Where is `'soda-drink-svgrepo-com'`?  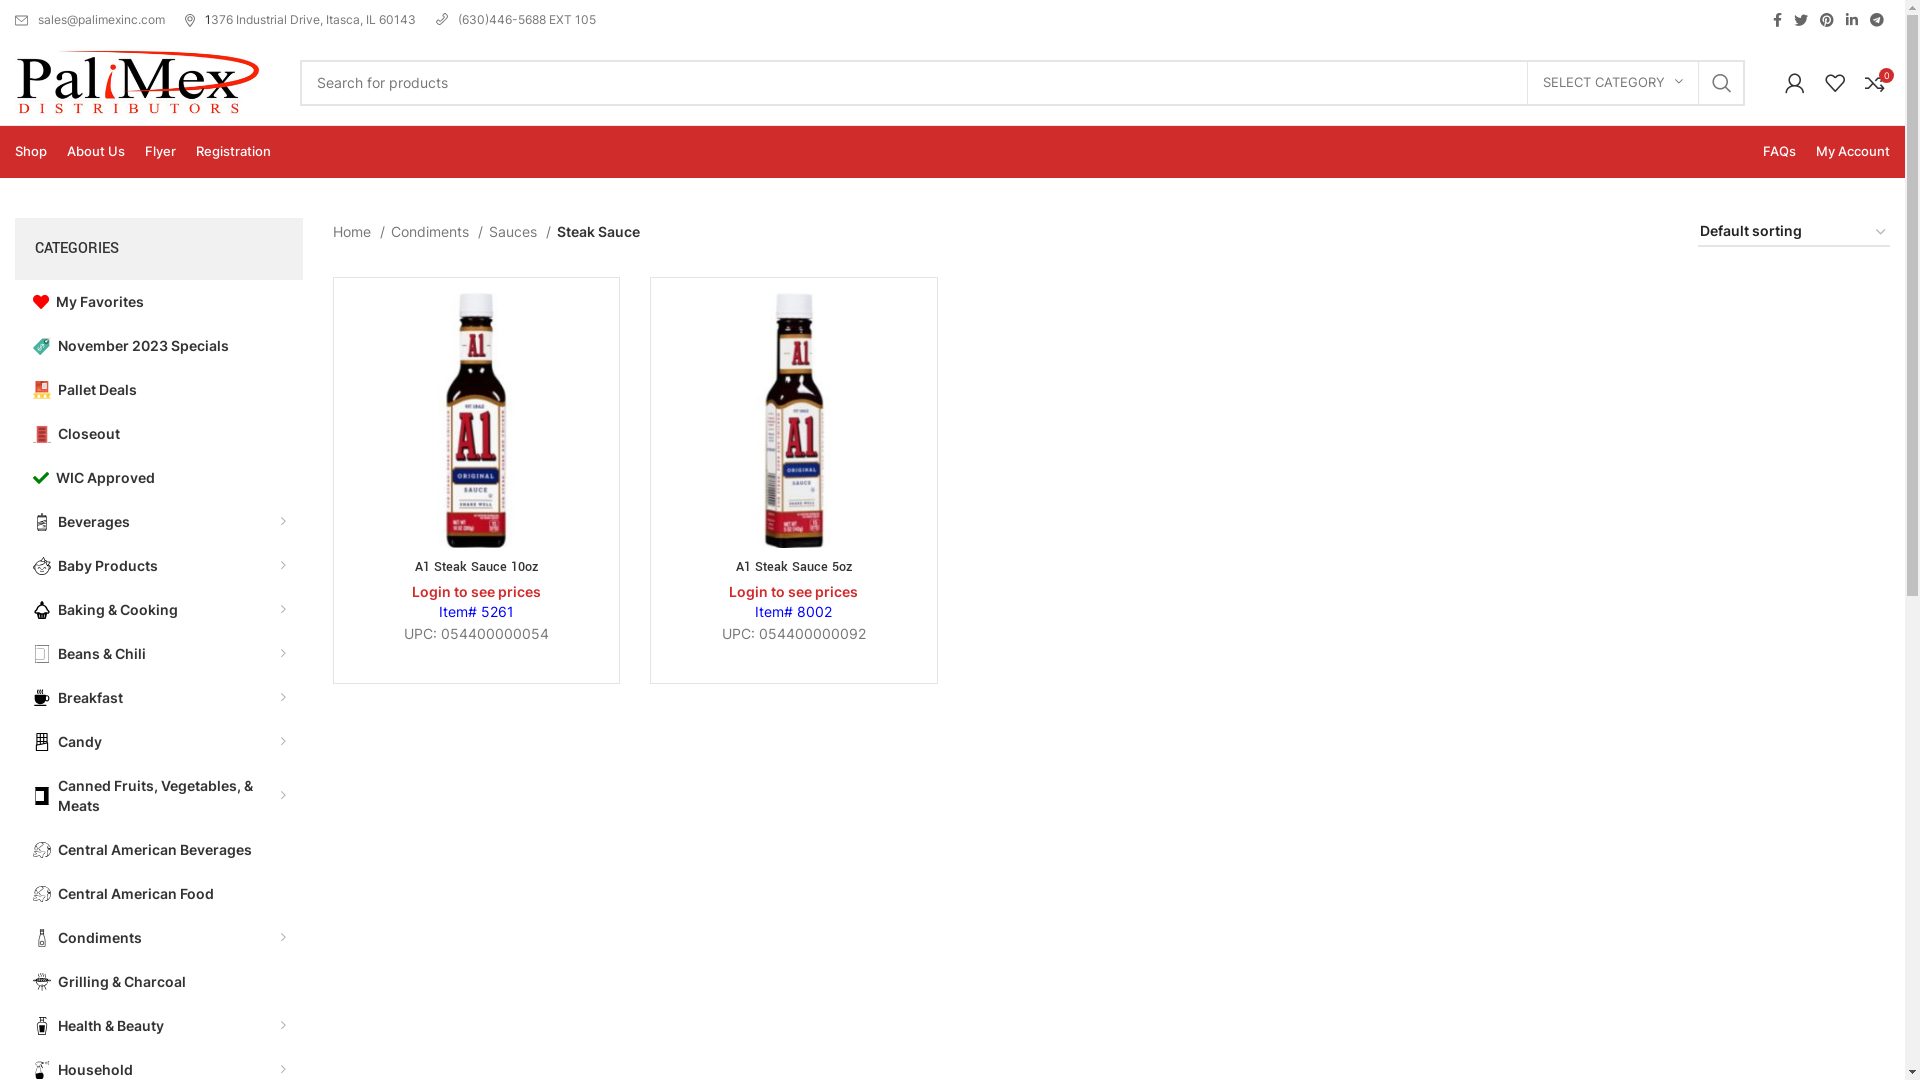 'soda-drink-svgrepo-com' is located at coordinates (33, 520).